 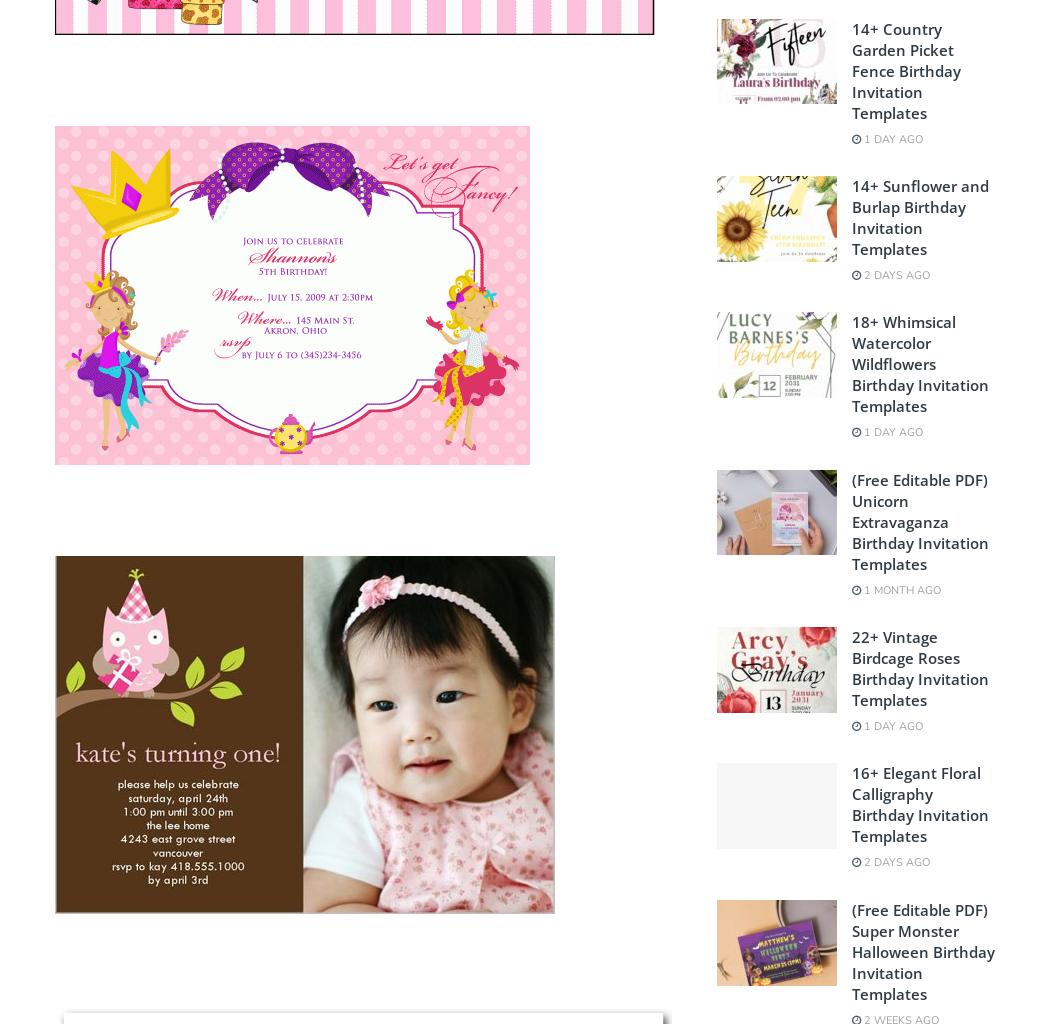 What do you see at coordinates (919, 364) in the screenshot?
I see `'18+ Whimsical Watercolor Wildflowers Birthday Invitation Templates'` at bounding box center [919, 364].